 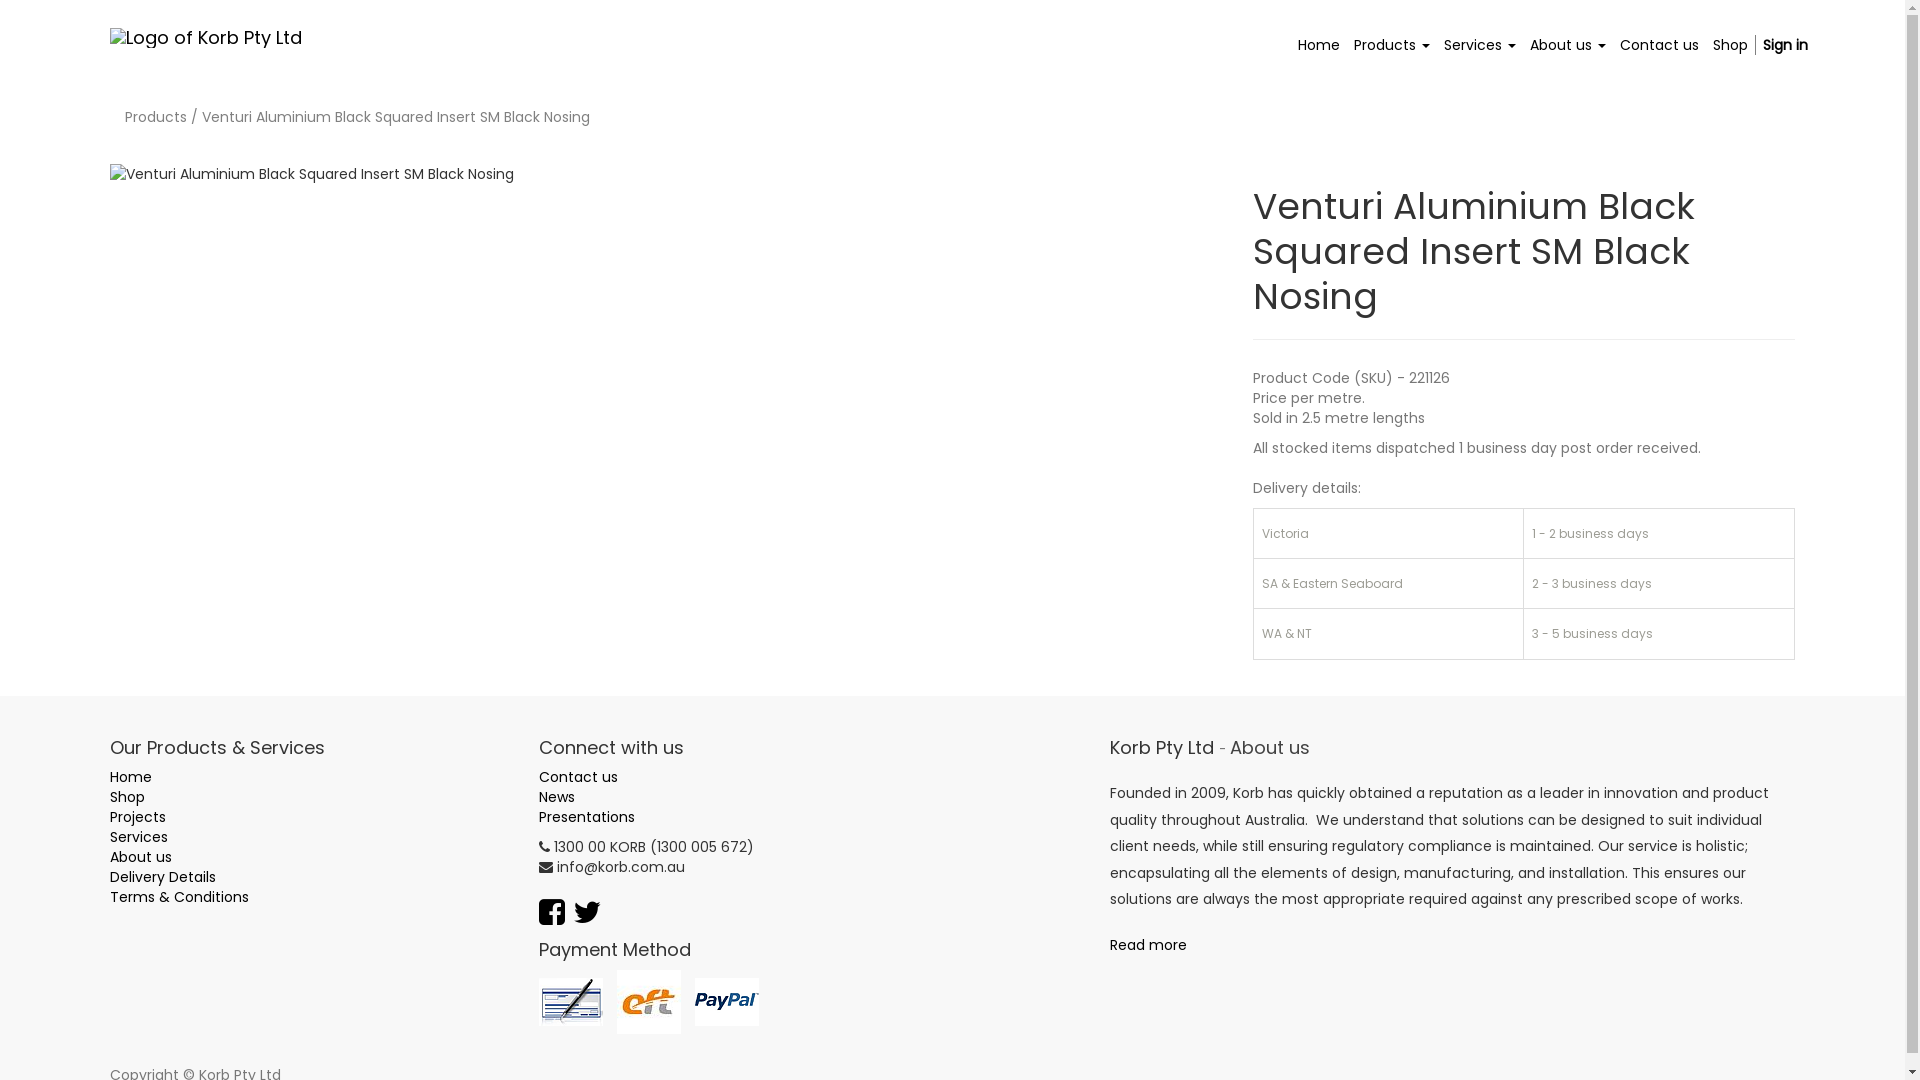 What do you see at coordinates (1567, 45) in the screenshot?
I see `'About us'` at bounding box center [1567, 45].